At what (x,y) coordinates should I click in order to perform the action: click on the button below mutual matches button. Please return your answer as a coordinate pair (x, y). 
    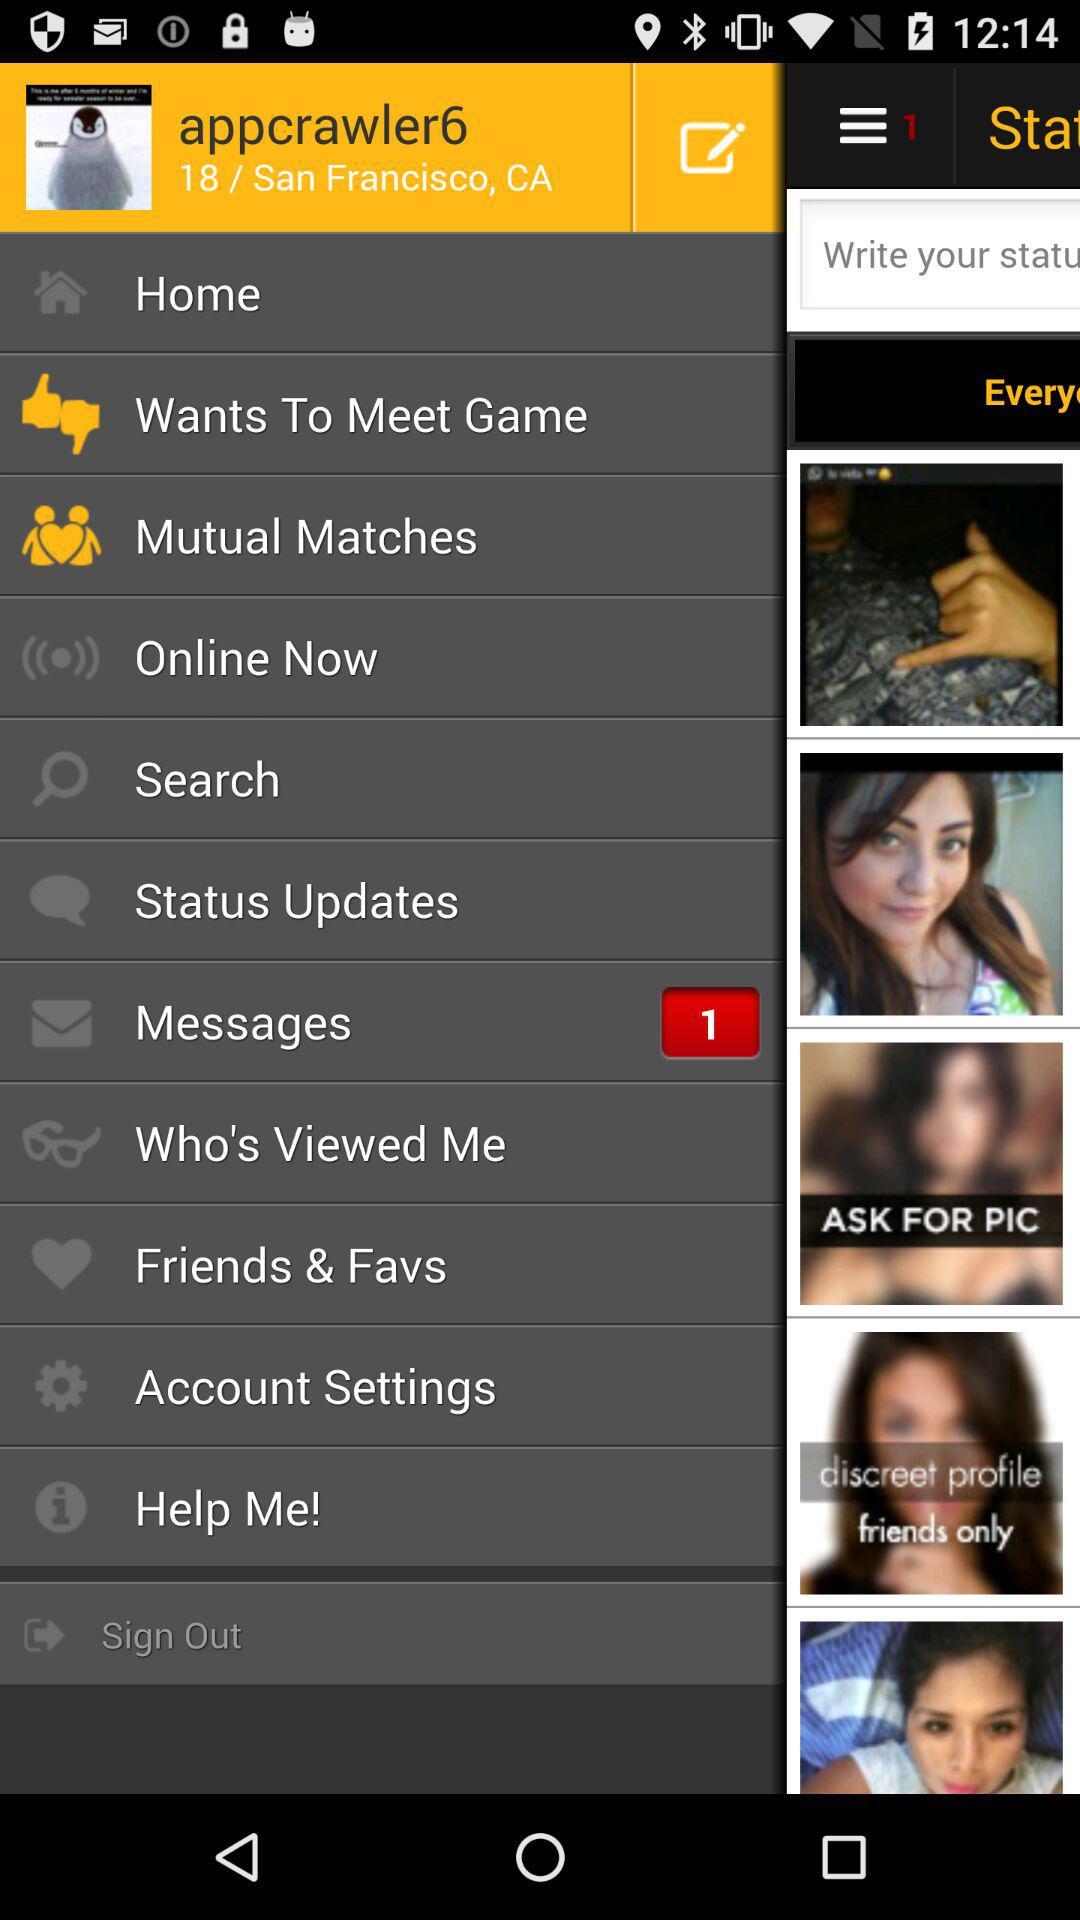
    Looking at the image, I should click on (393, 657).